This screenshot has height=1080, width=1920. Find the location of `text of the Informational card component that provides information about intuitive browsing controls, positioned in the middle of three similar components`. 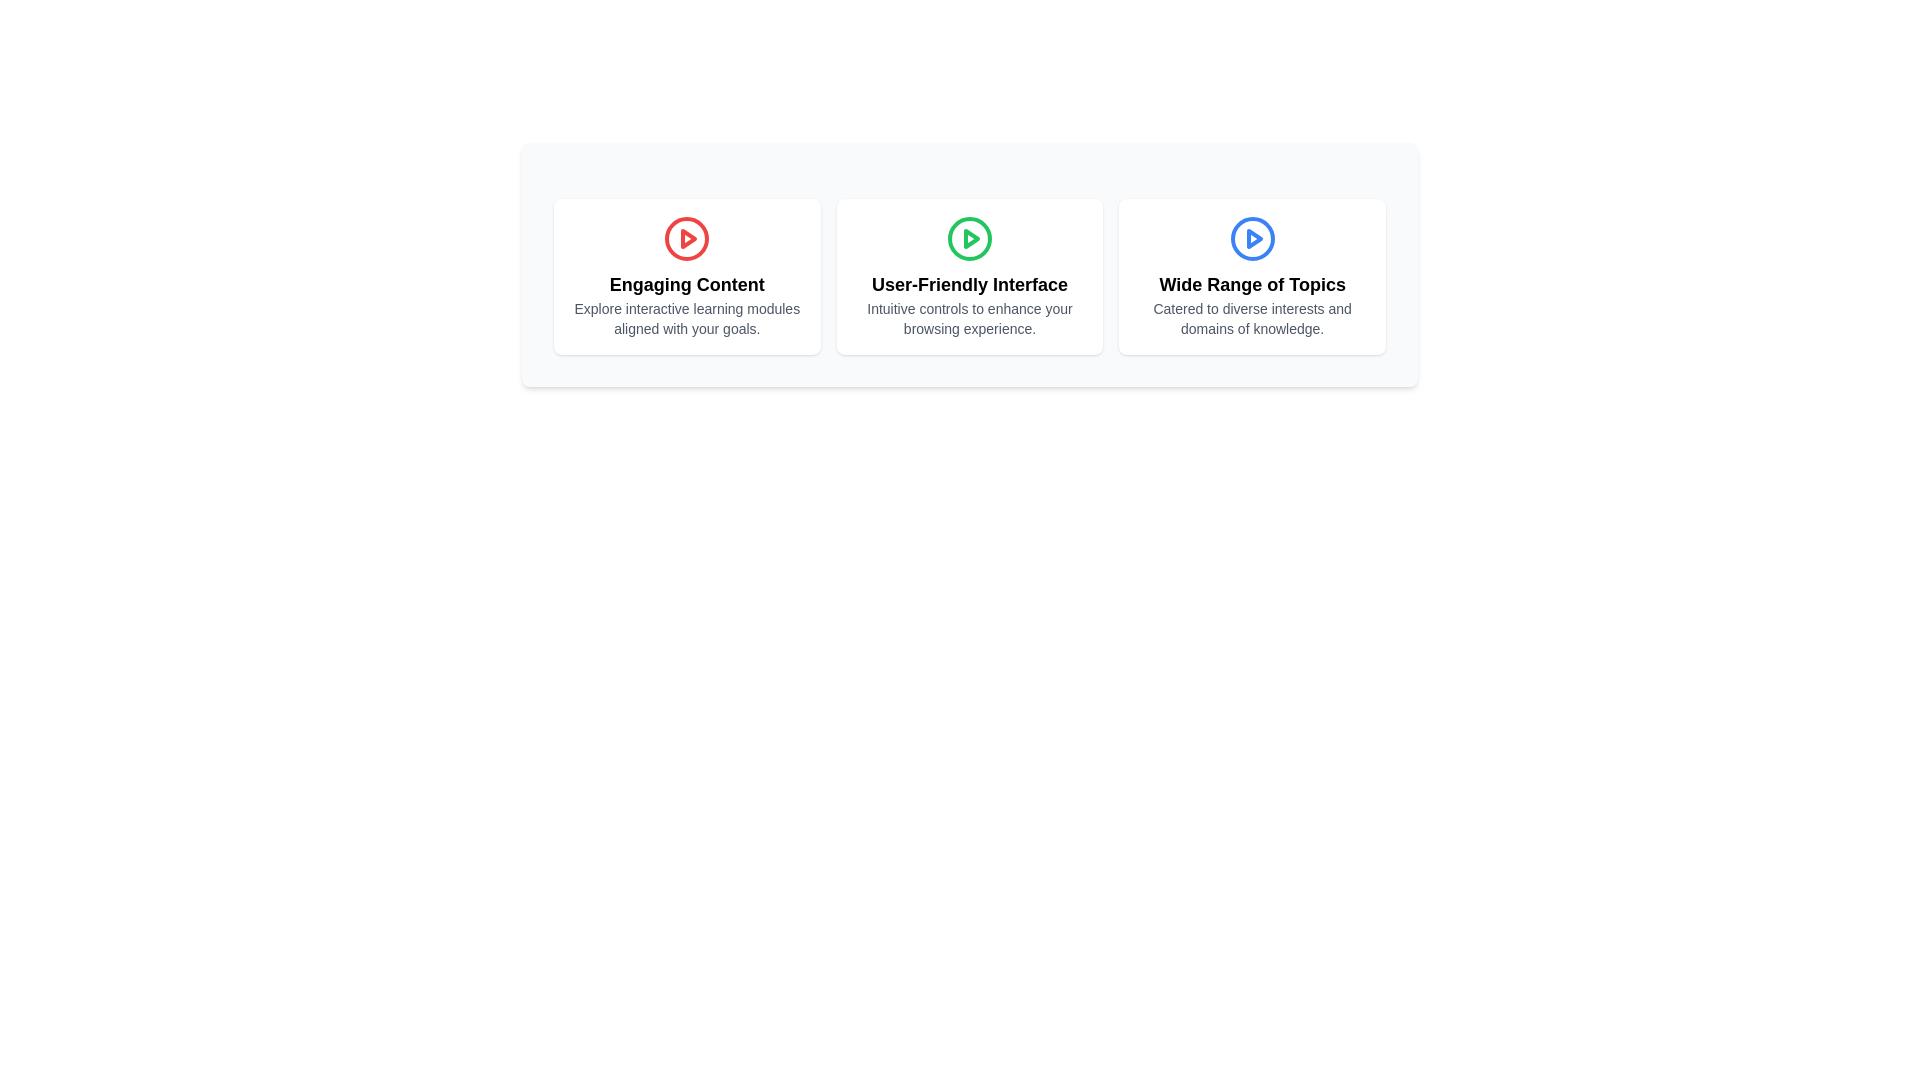

text of the Informational card component that provides information about intuitive browsing controls, positioned in the middle of three similar components is located at coordinates (969, 264).